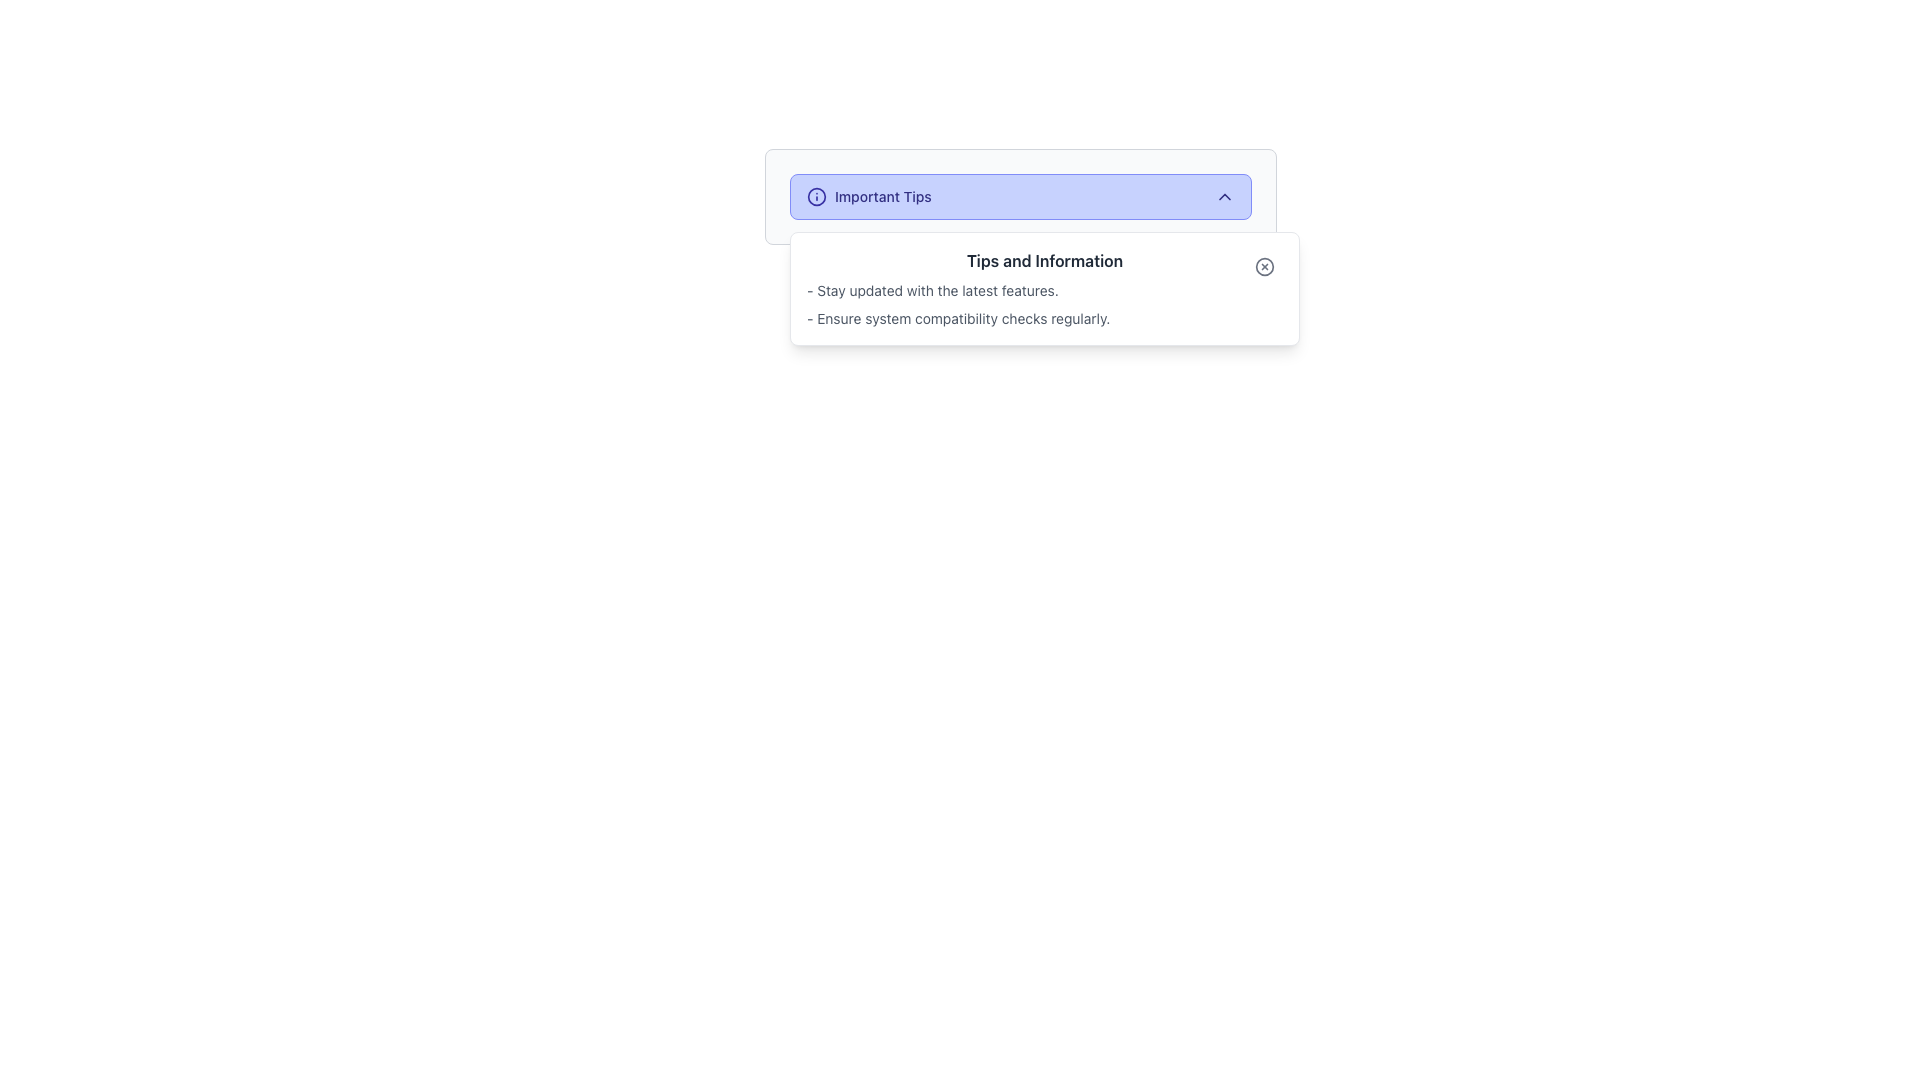 The height and width of the screenshot is (1080, 1920). I want to click on the text content containing two bullet points styled in gray, located under the 'Tips and Information' section, so click(1044, 304).